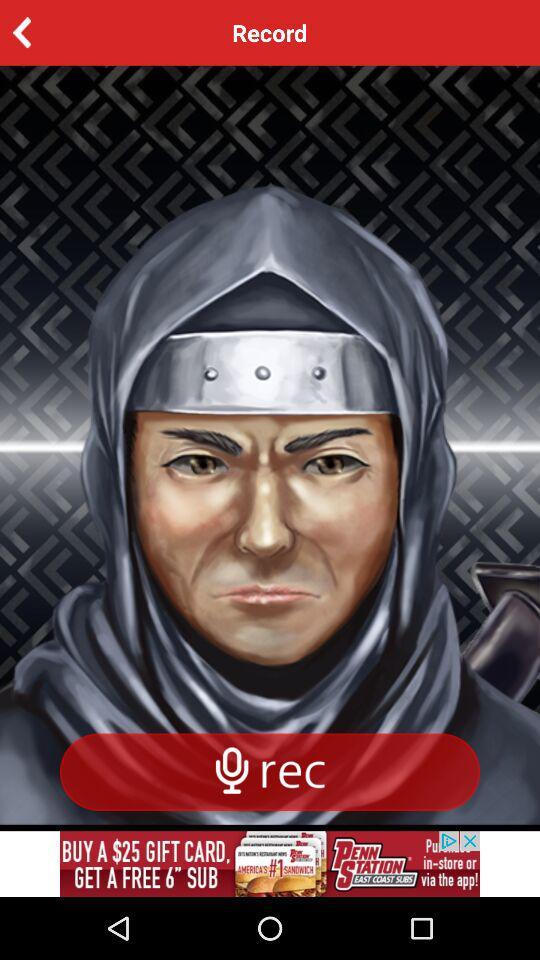 The image size is (540, 960). I want to click on the arrow_backward icon, so click(52, 34).